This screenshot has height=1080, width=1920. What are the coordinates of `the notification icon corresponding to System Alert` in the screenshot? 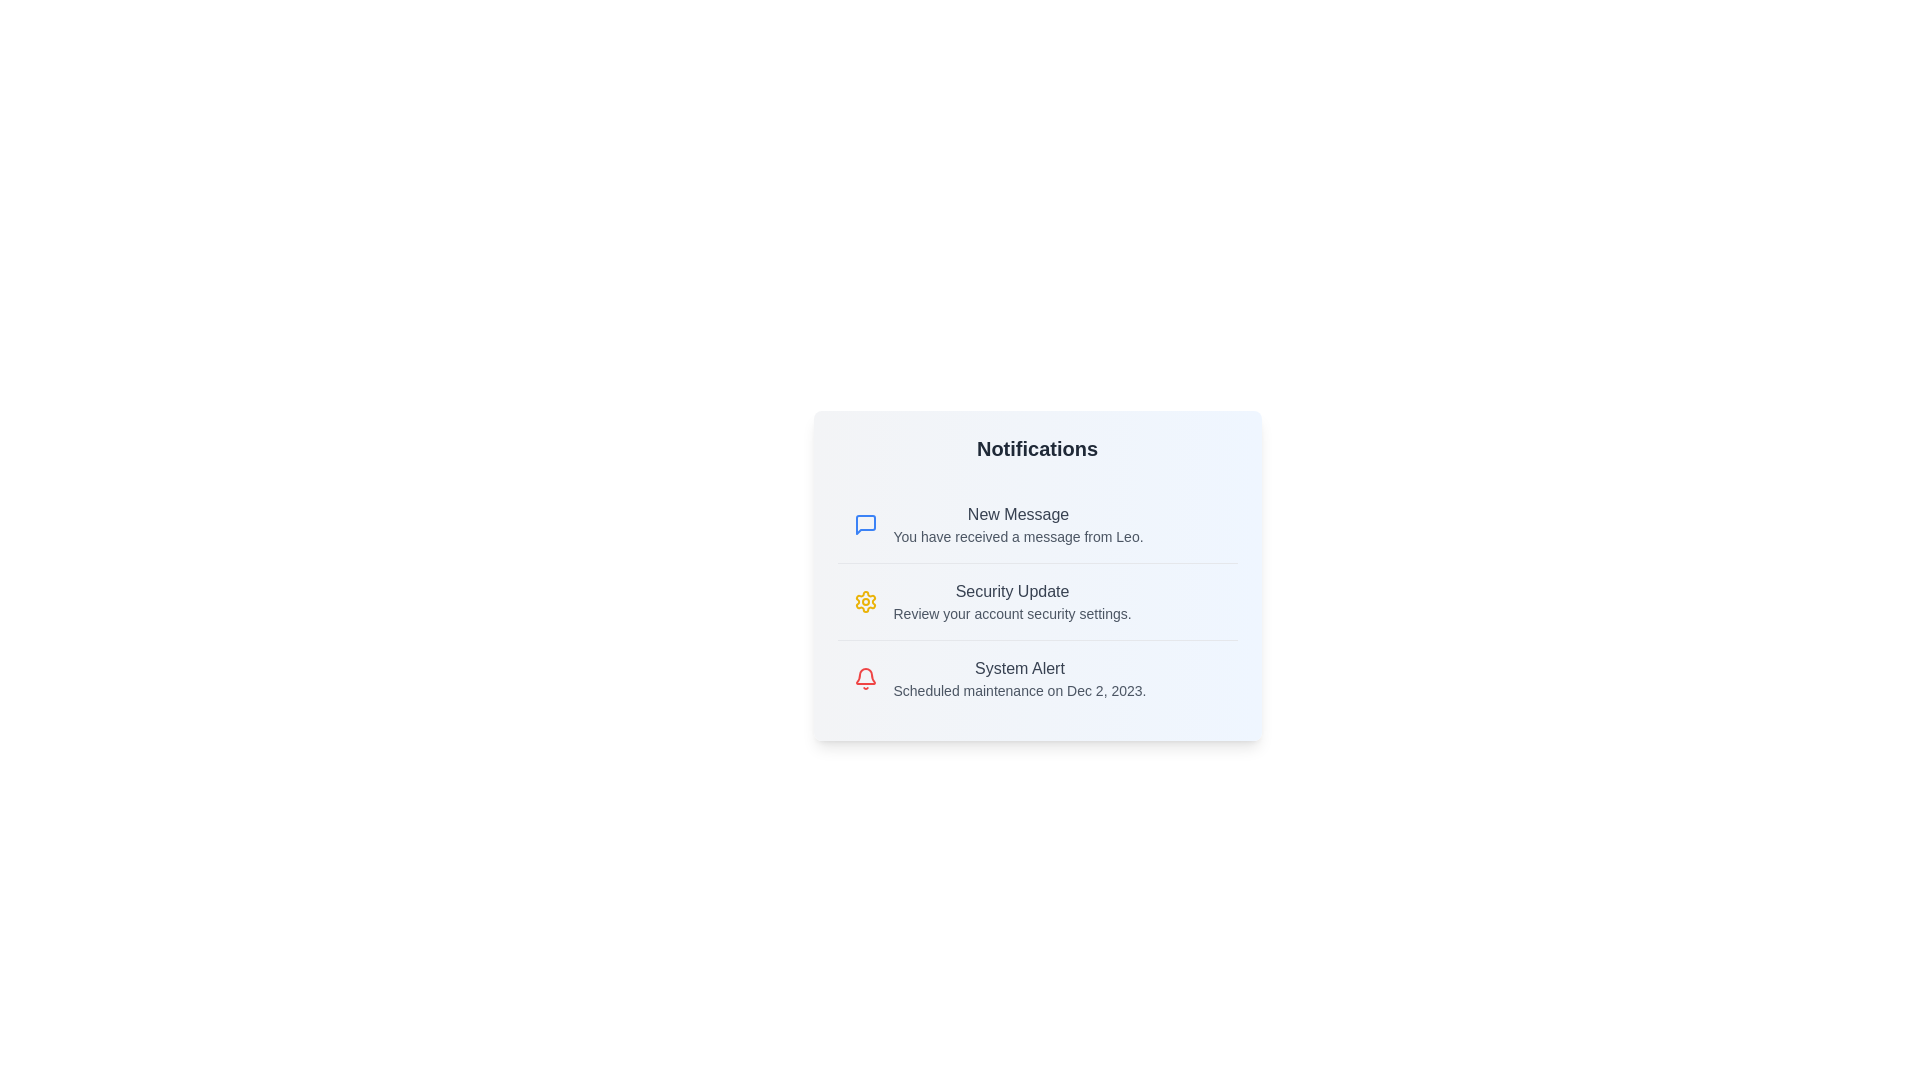 It's located at (865, 677).